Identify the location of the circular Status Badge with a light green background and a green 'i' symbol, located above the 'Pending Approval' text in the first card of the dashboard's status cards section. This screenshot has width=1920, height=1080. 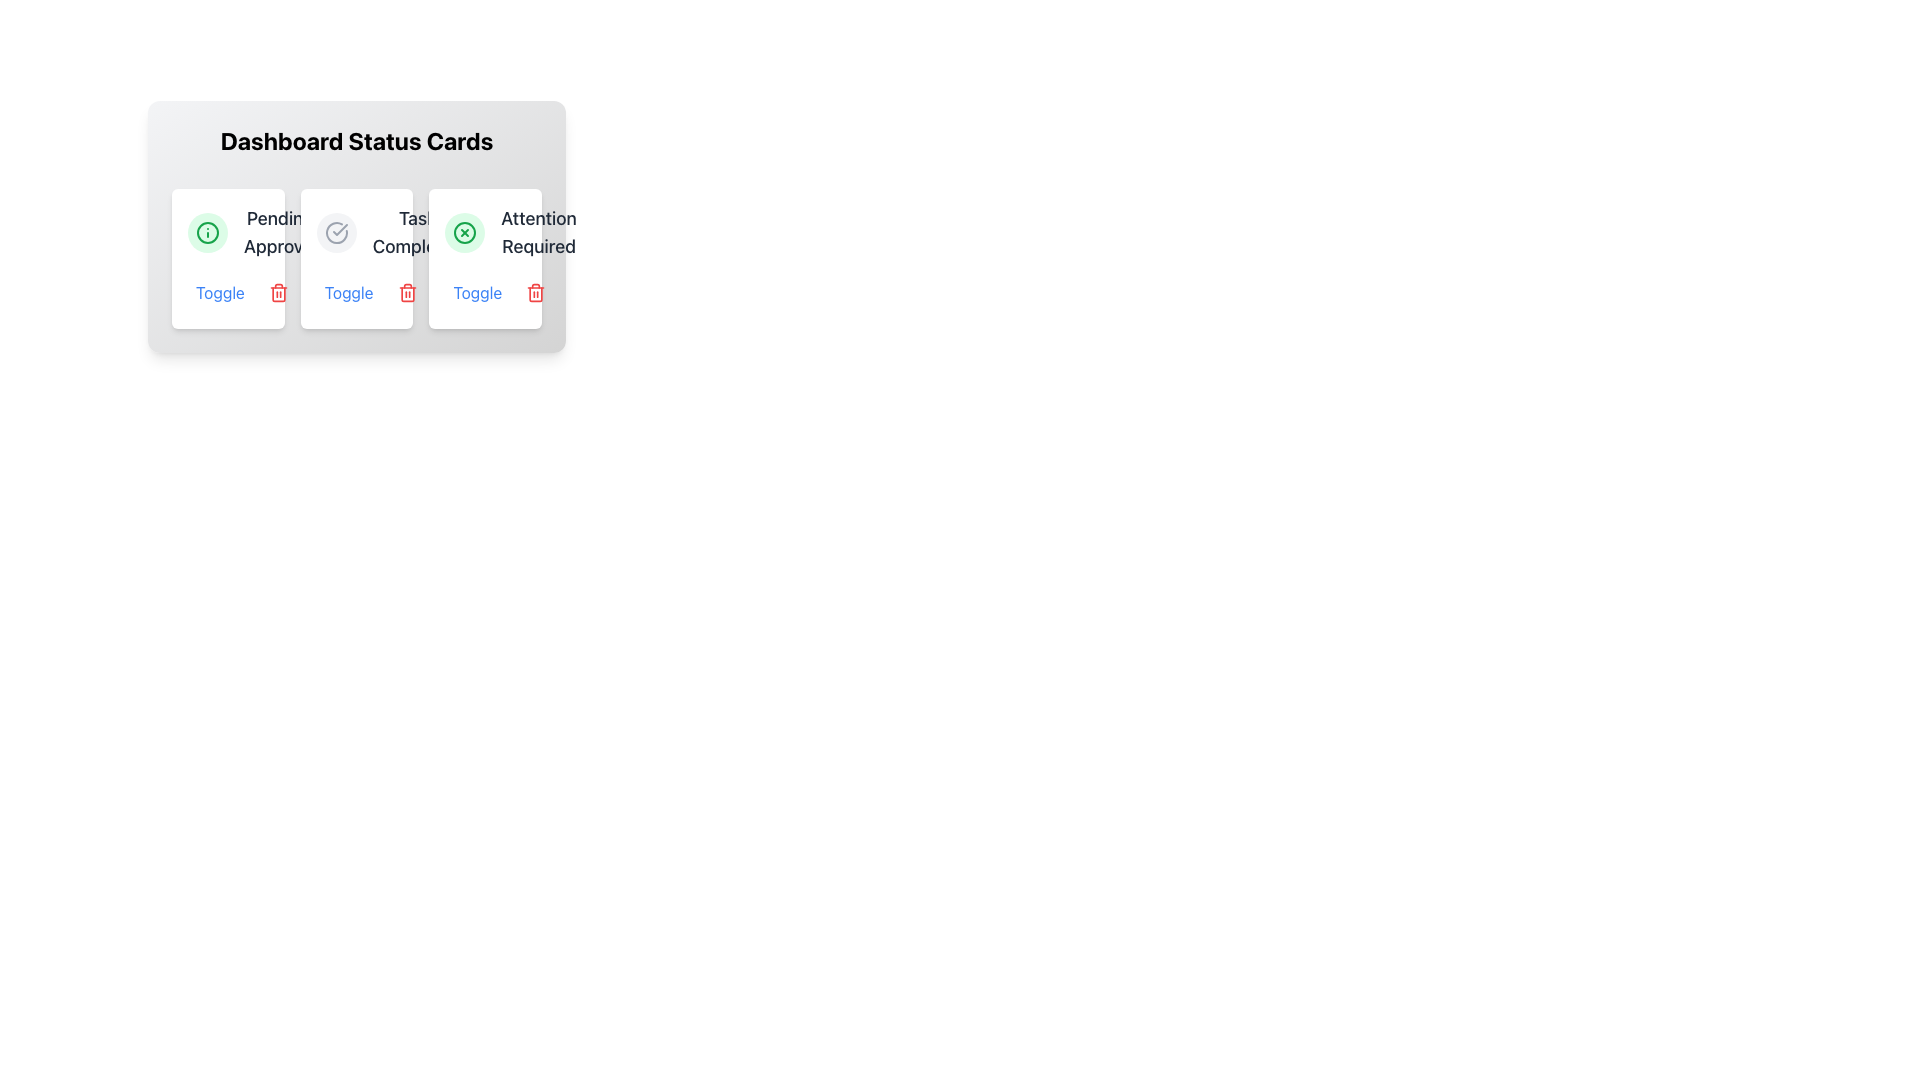
(207, 231).